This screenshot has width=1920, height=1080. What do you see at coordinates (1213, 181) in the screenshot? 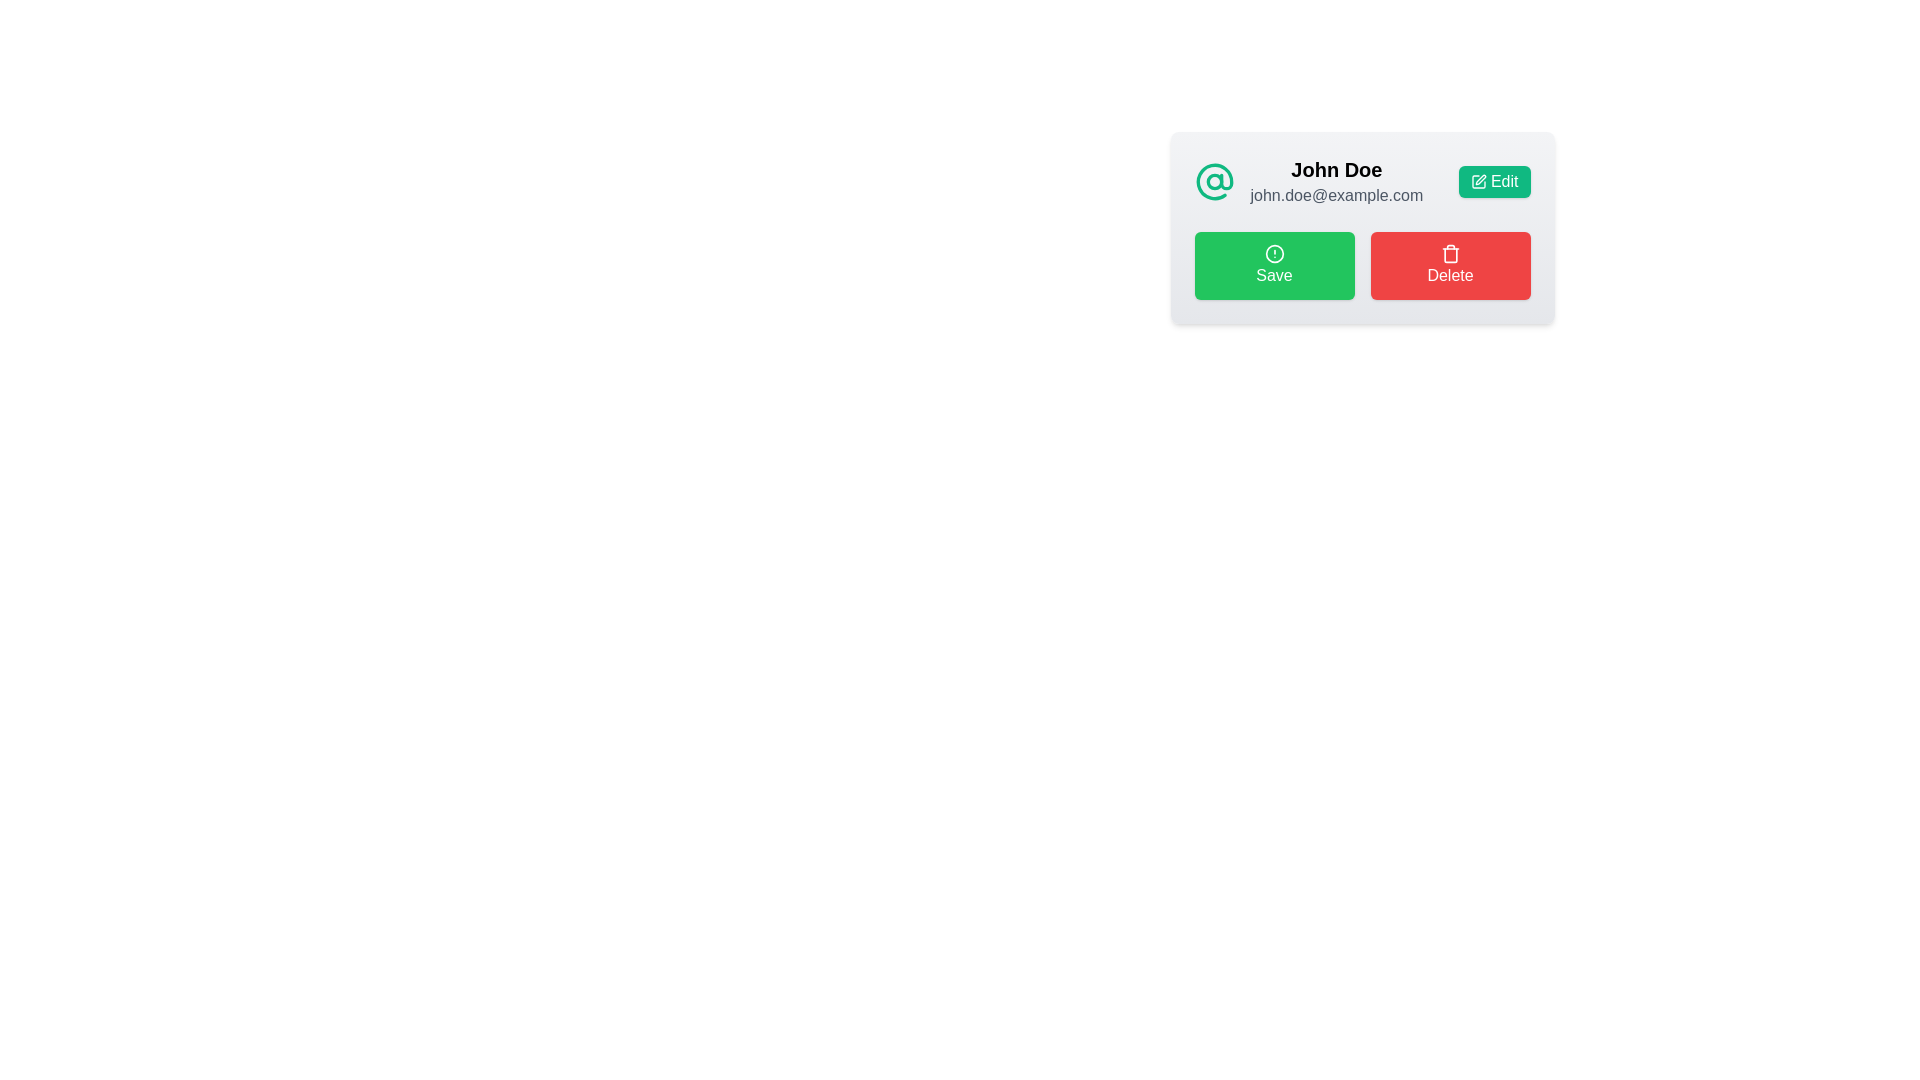
I see `the central circular feature of the icon located at the top-left section of the user profile card` at bounding box center [1213, 181].